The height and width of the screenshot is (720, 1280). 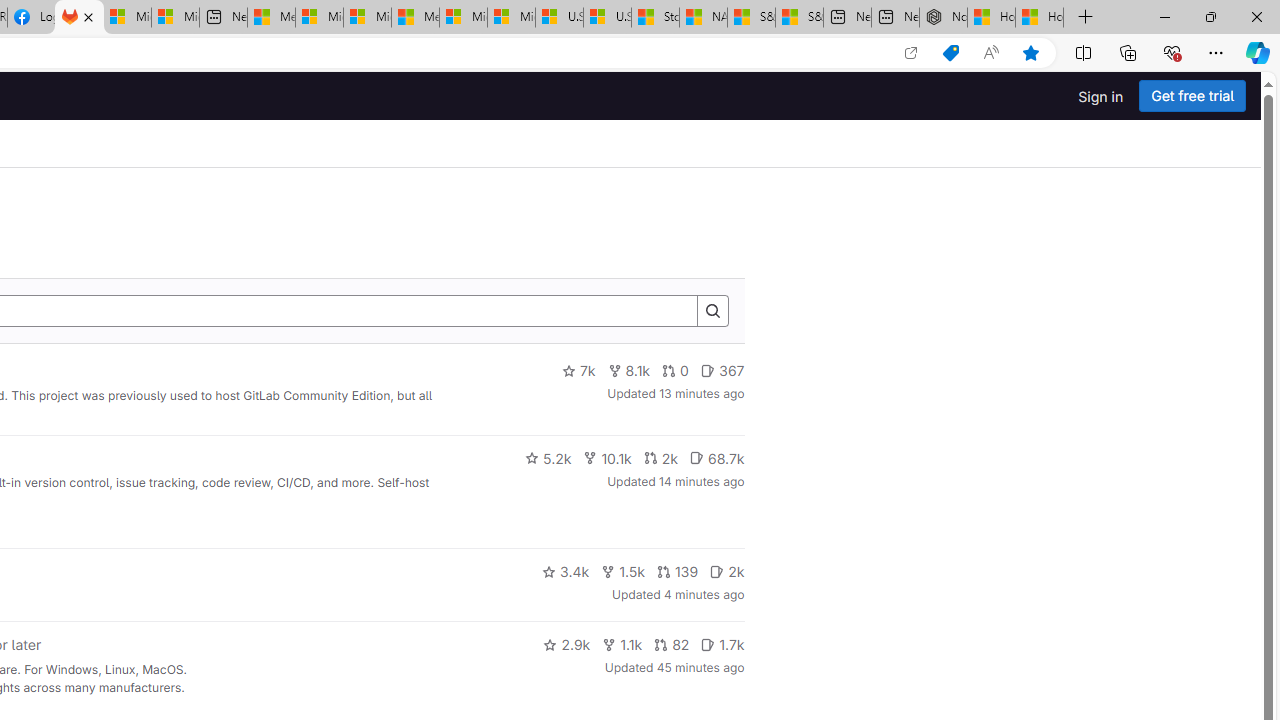 What do you see at coordinates (726, 572) in the screenshot?
I see `'2k'` at bounding box center [726, 572].